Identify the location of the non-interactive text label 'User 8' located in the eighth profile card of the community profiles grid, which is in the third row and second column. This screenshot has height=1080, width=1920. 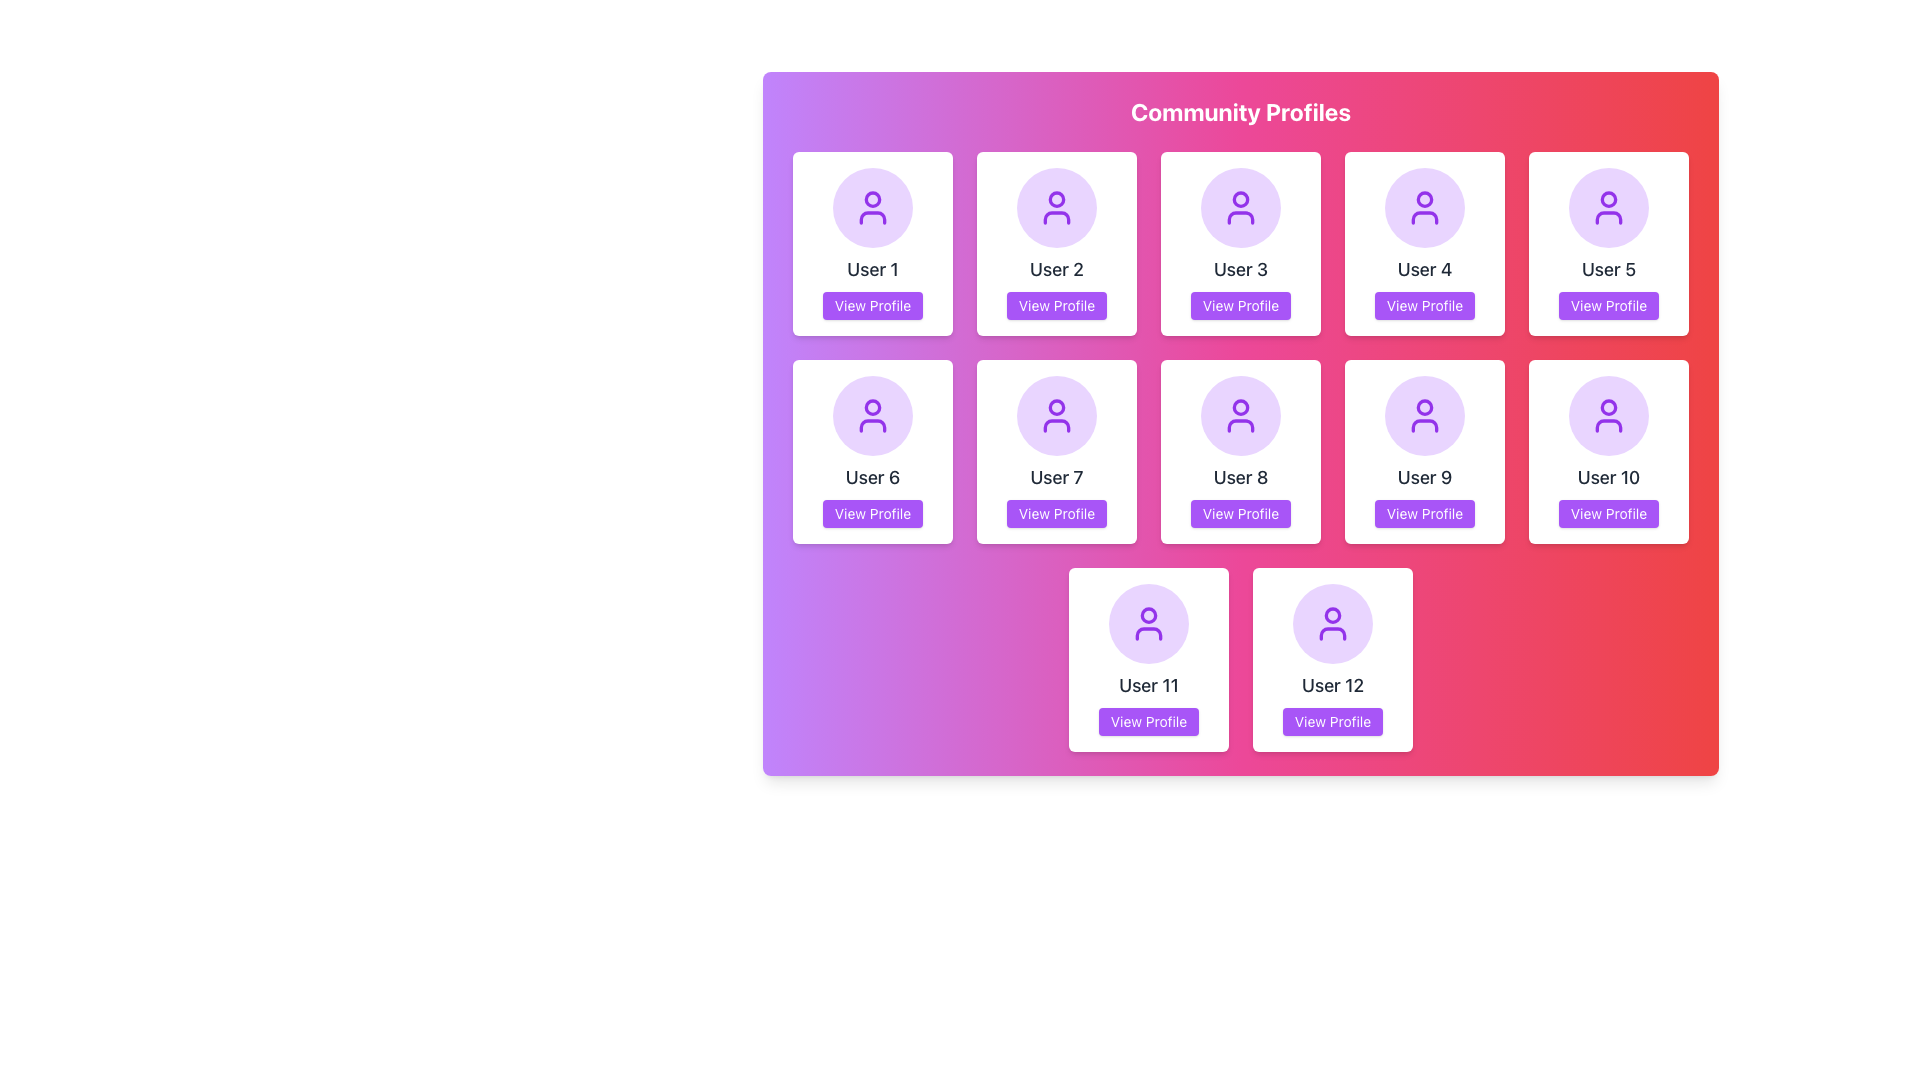
(1240, 478).